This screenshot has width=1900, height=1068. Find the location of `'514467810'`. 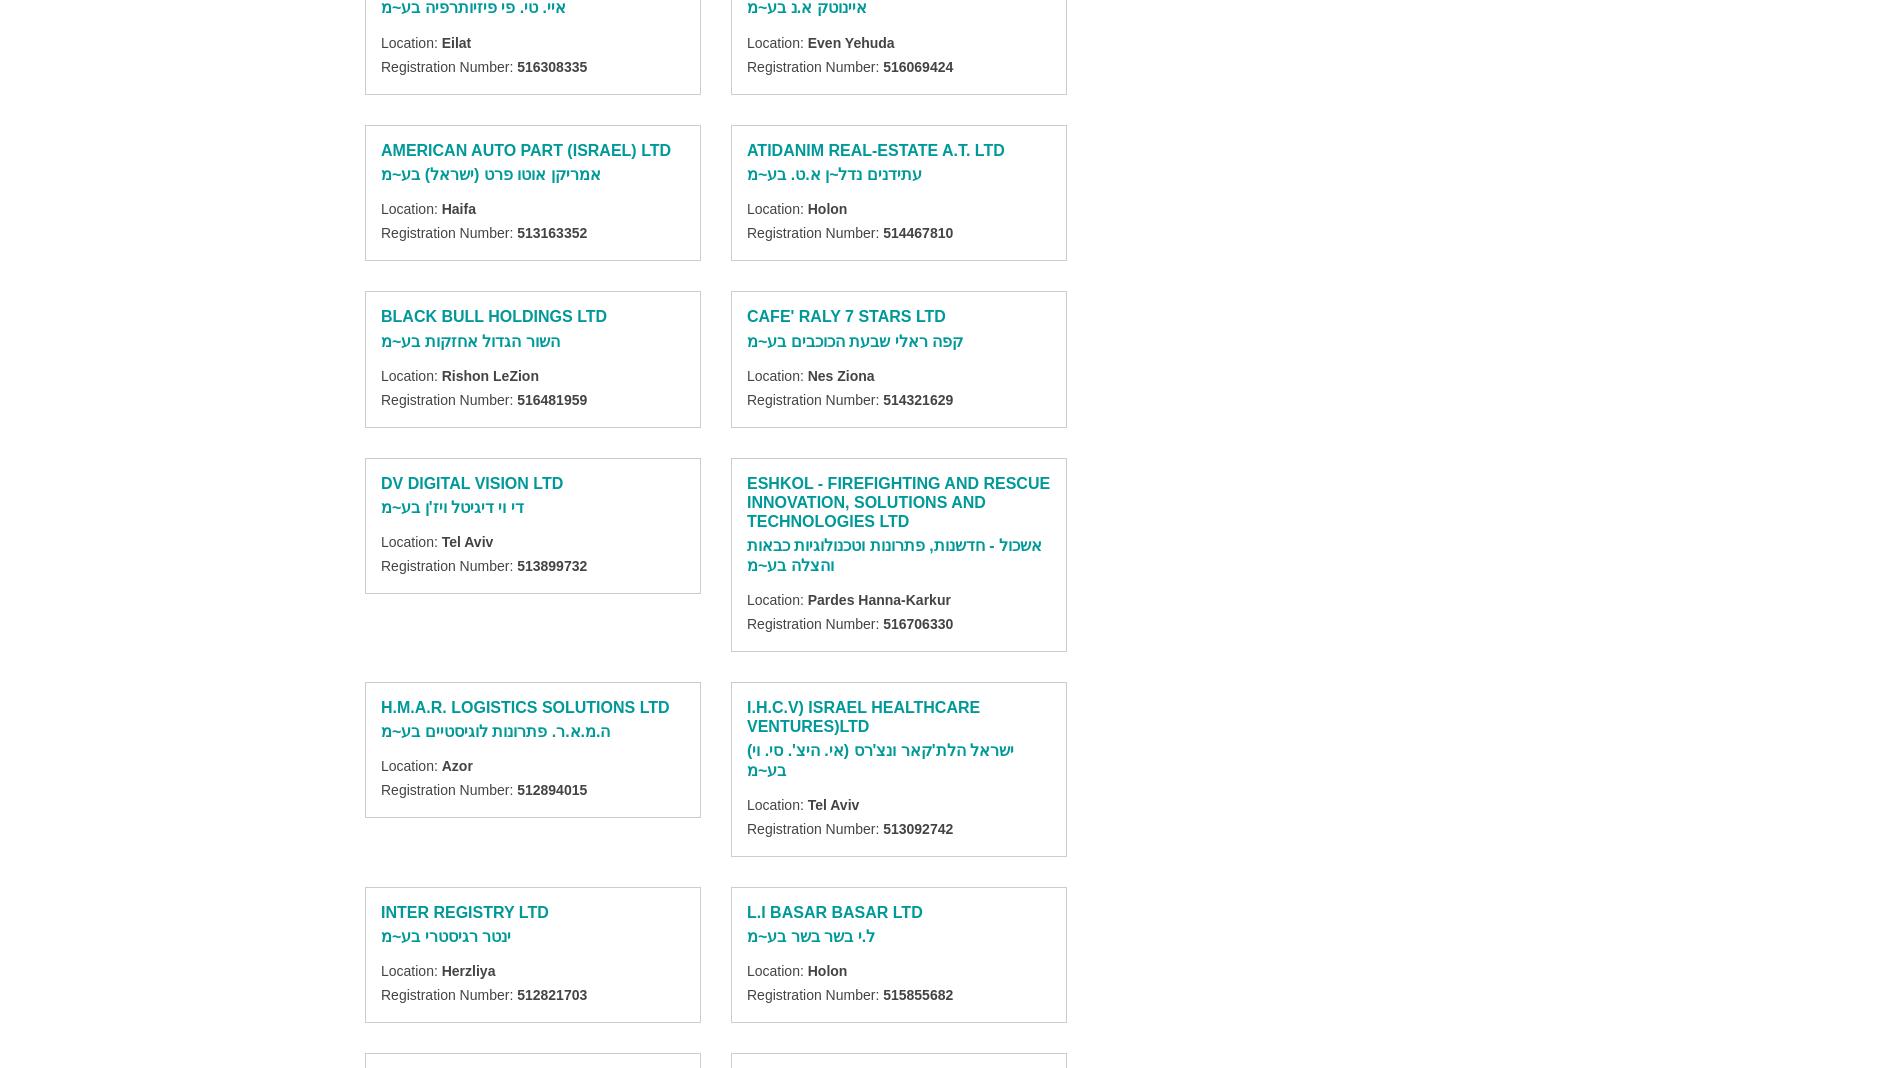

'514467810' is located at coordinates (881, 233).